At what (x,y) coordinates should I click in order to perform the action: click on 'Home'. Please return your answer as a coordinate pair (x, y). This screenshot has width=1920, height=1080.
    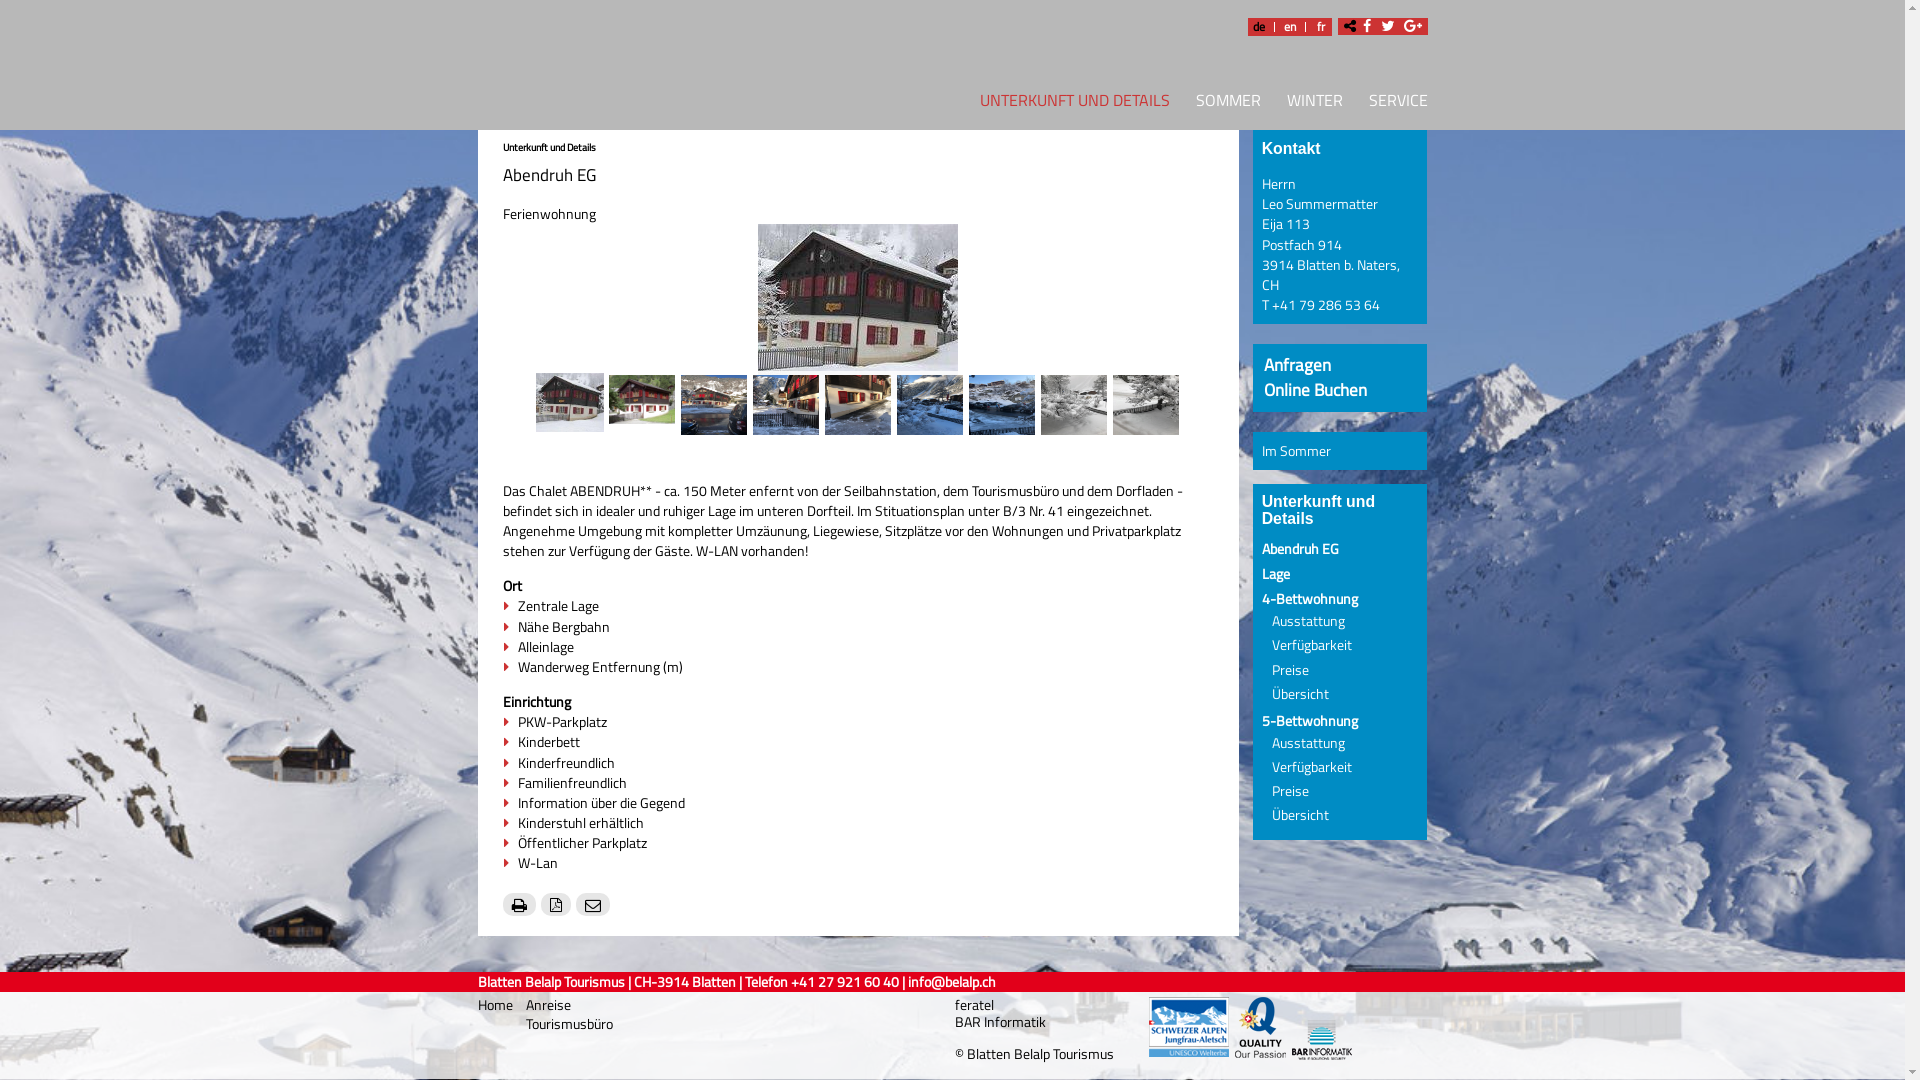
    Looking at the image, I should click on (497, 1005).